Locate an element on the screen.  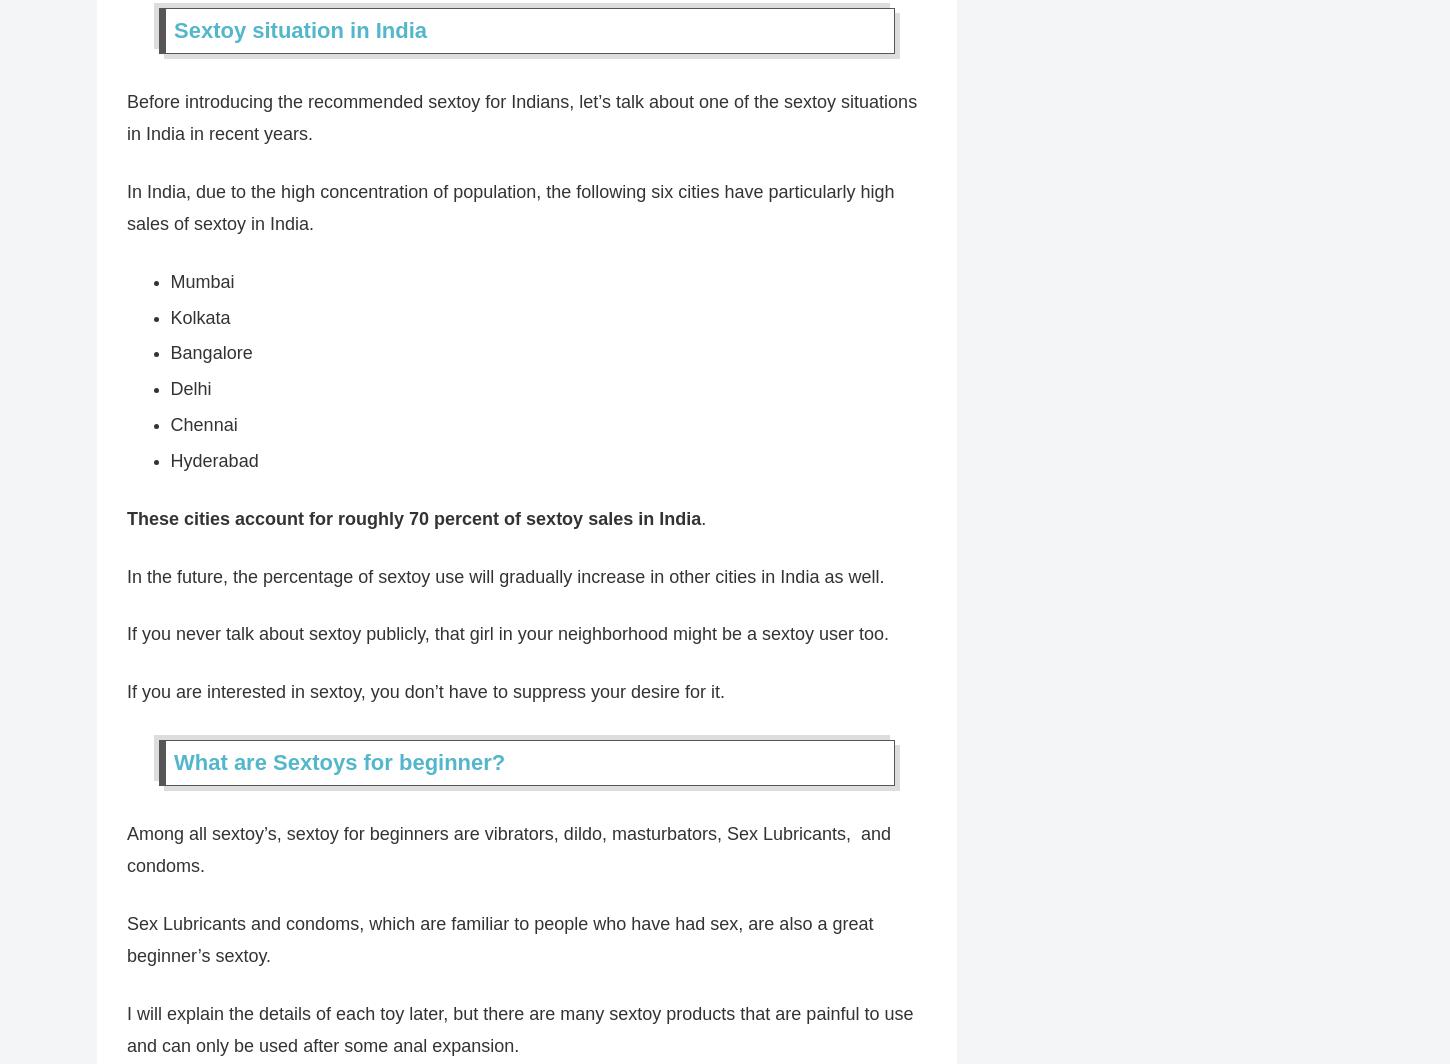
'Bangalore' is located at coordinates (209, 353).